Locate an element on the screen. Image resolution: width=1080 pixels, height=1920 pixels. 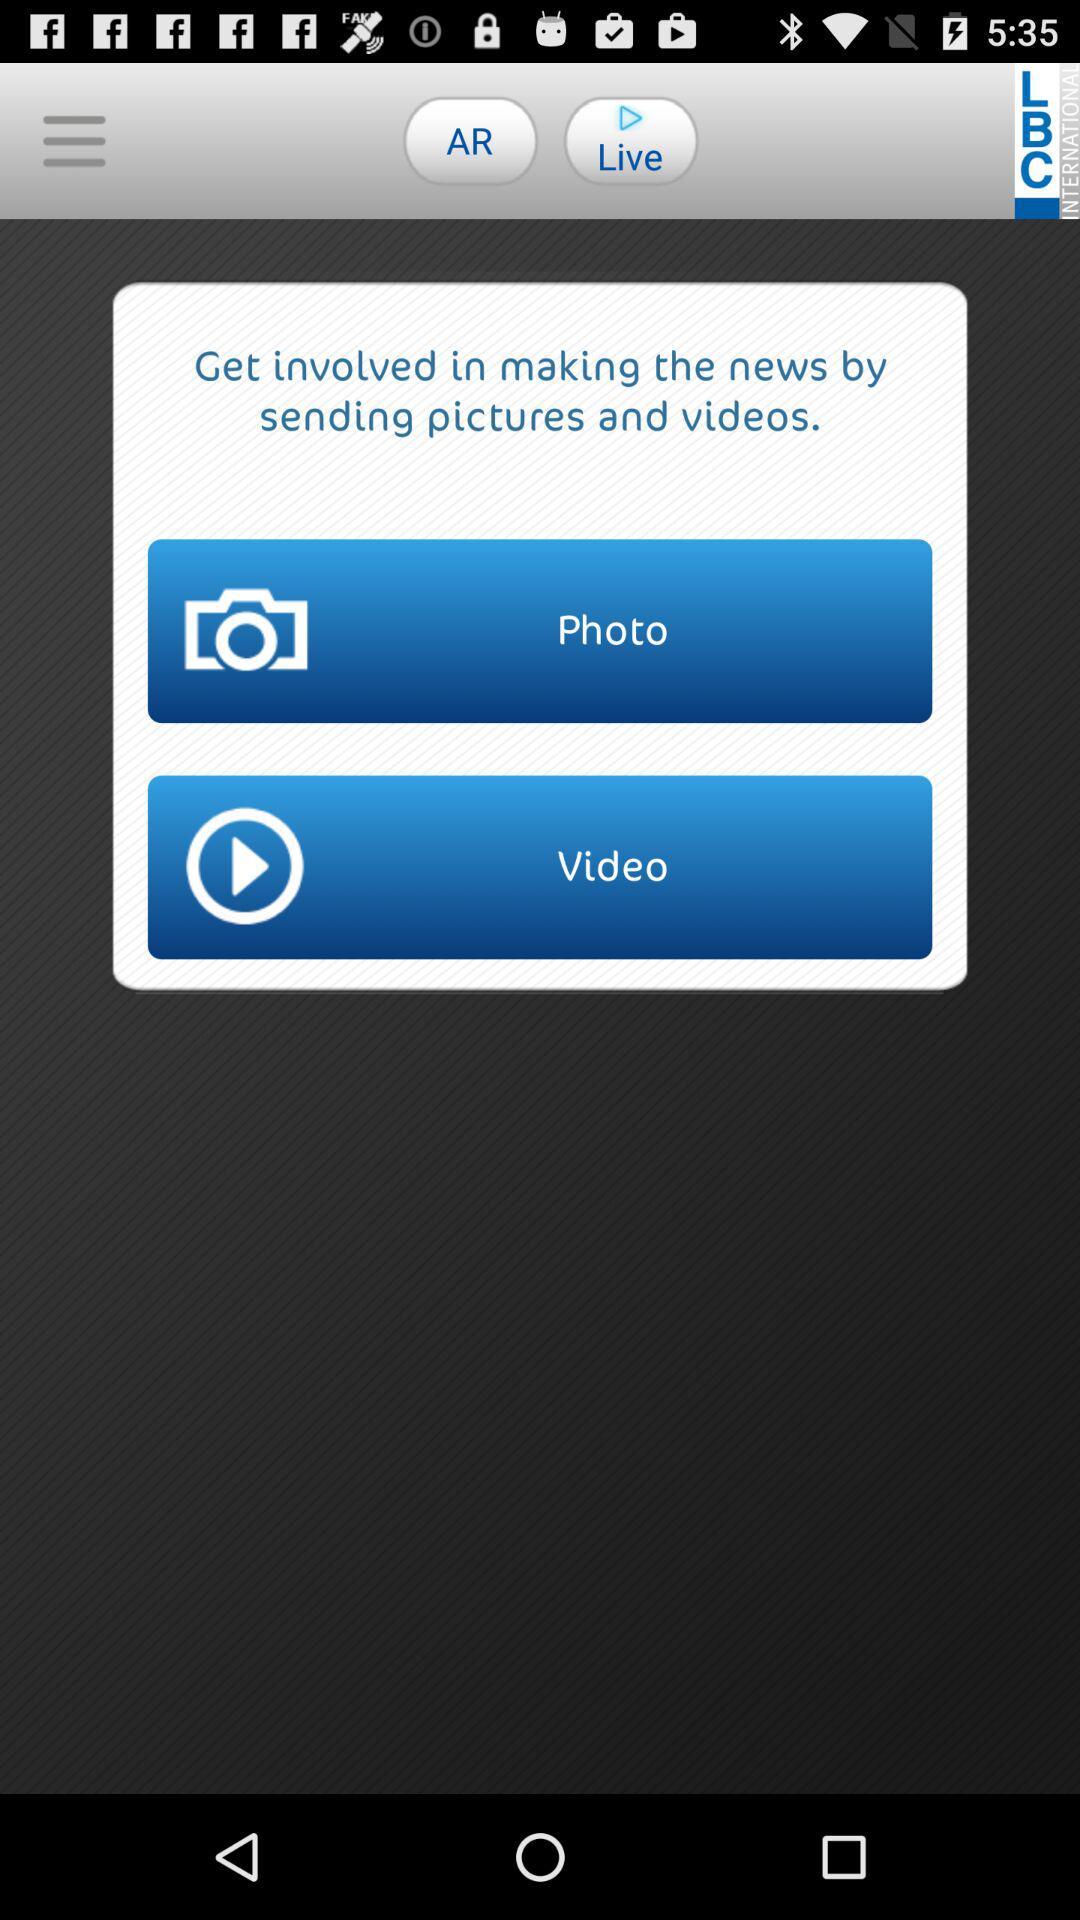
the button next to the ar button is located at coordinates (72, 139).